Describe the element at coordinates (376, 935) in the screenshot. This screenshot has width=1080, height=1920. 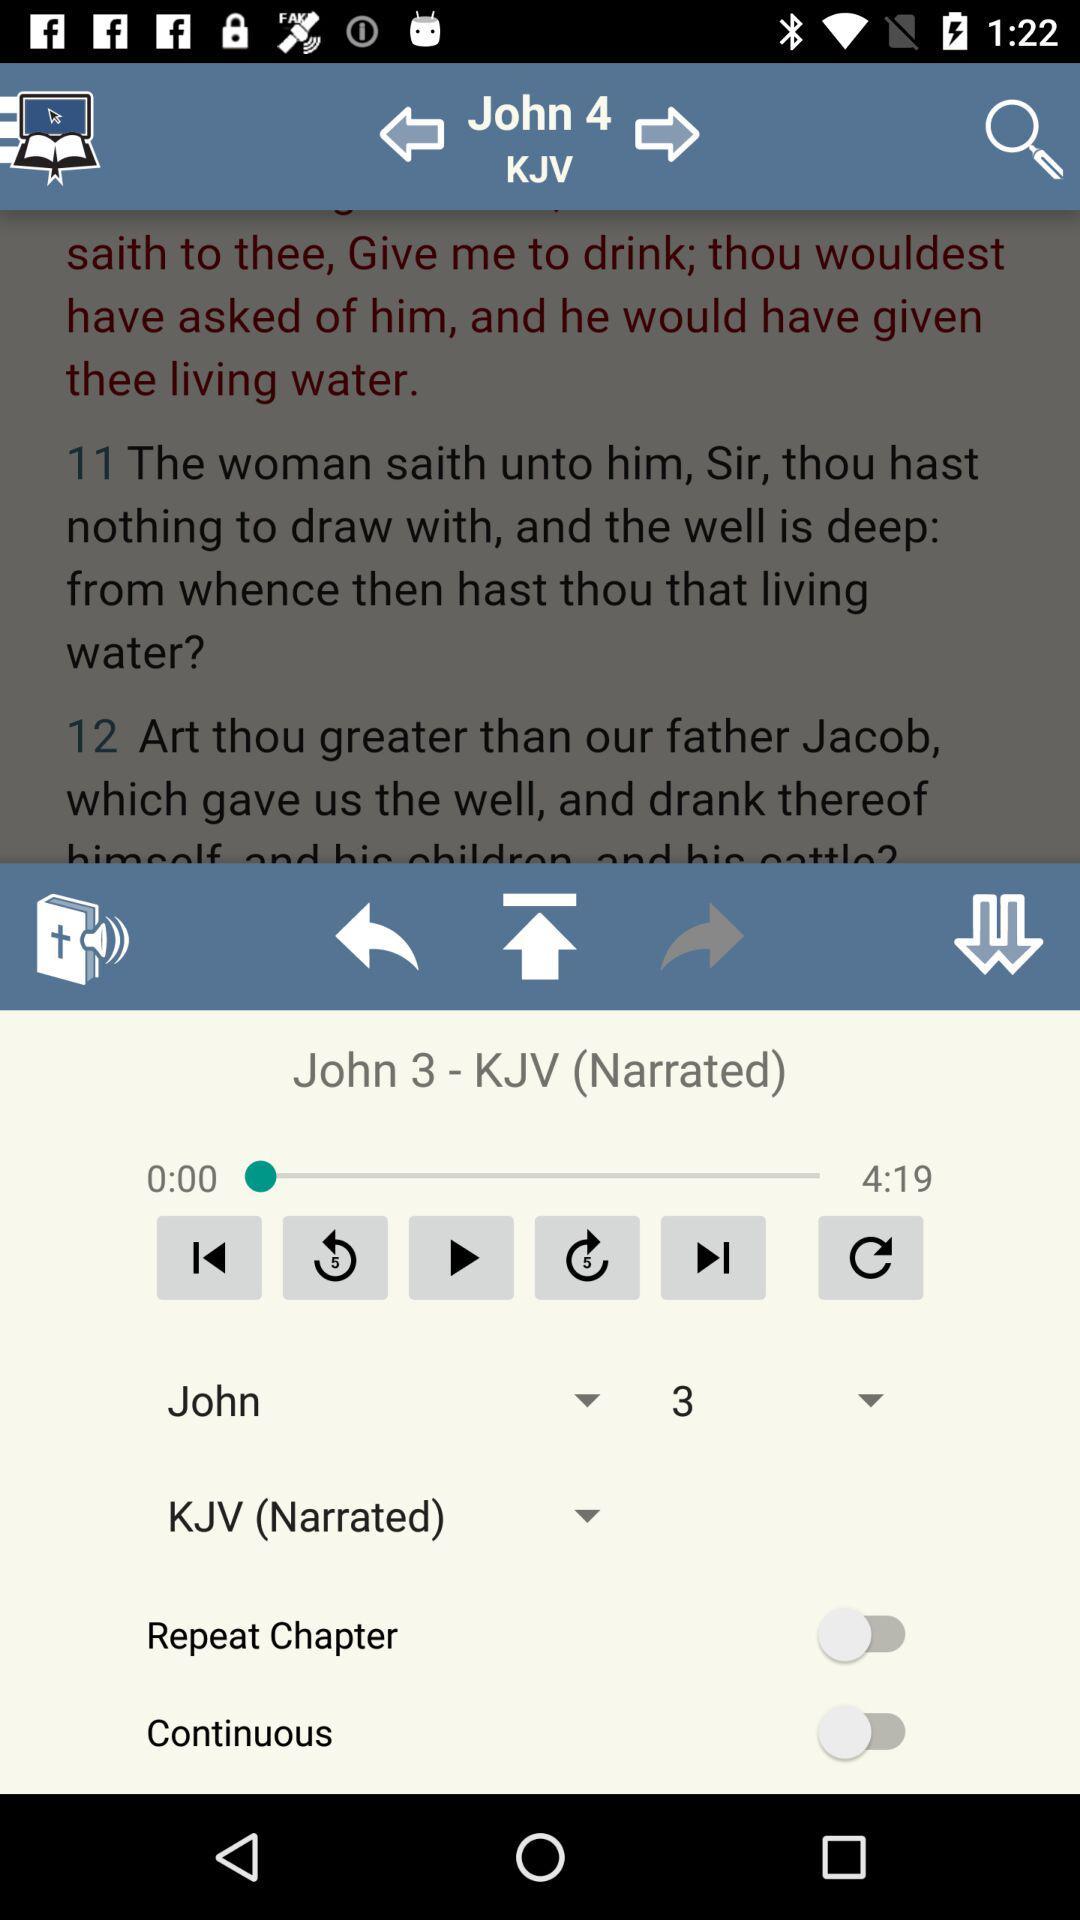
I see `the reply icon` at that location.